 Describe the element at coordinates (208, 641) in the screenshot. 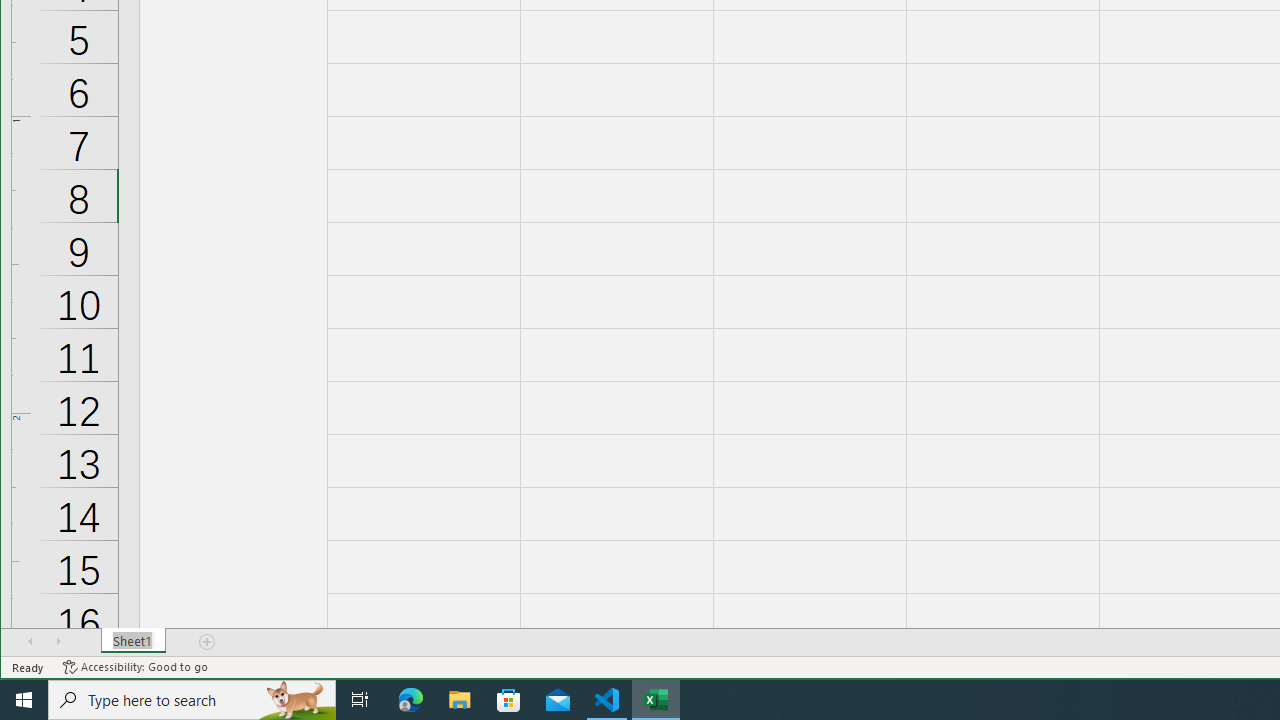

I see `'Add Sheet'` at that location.